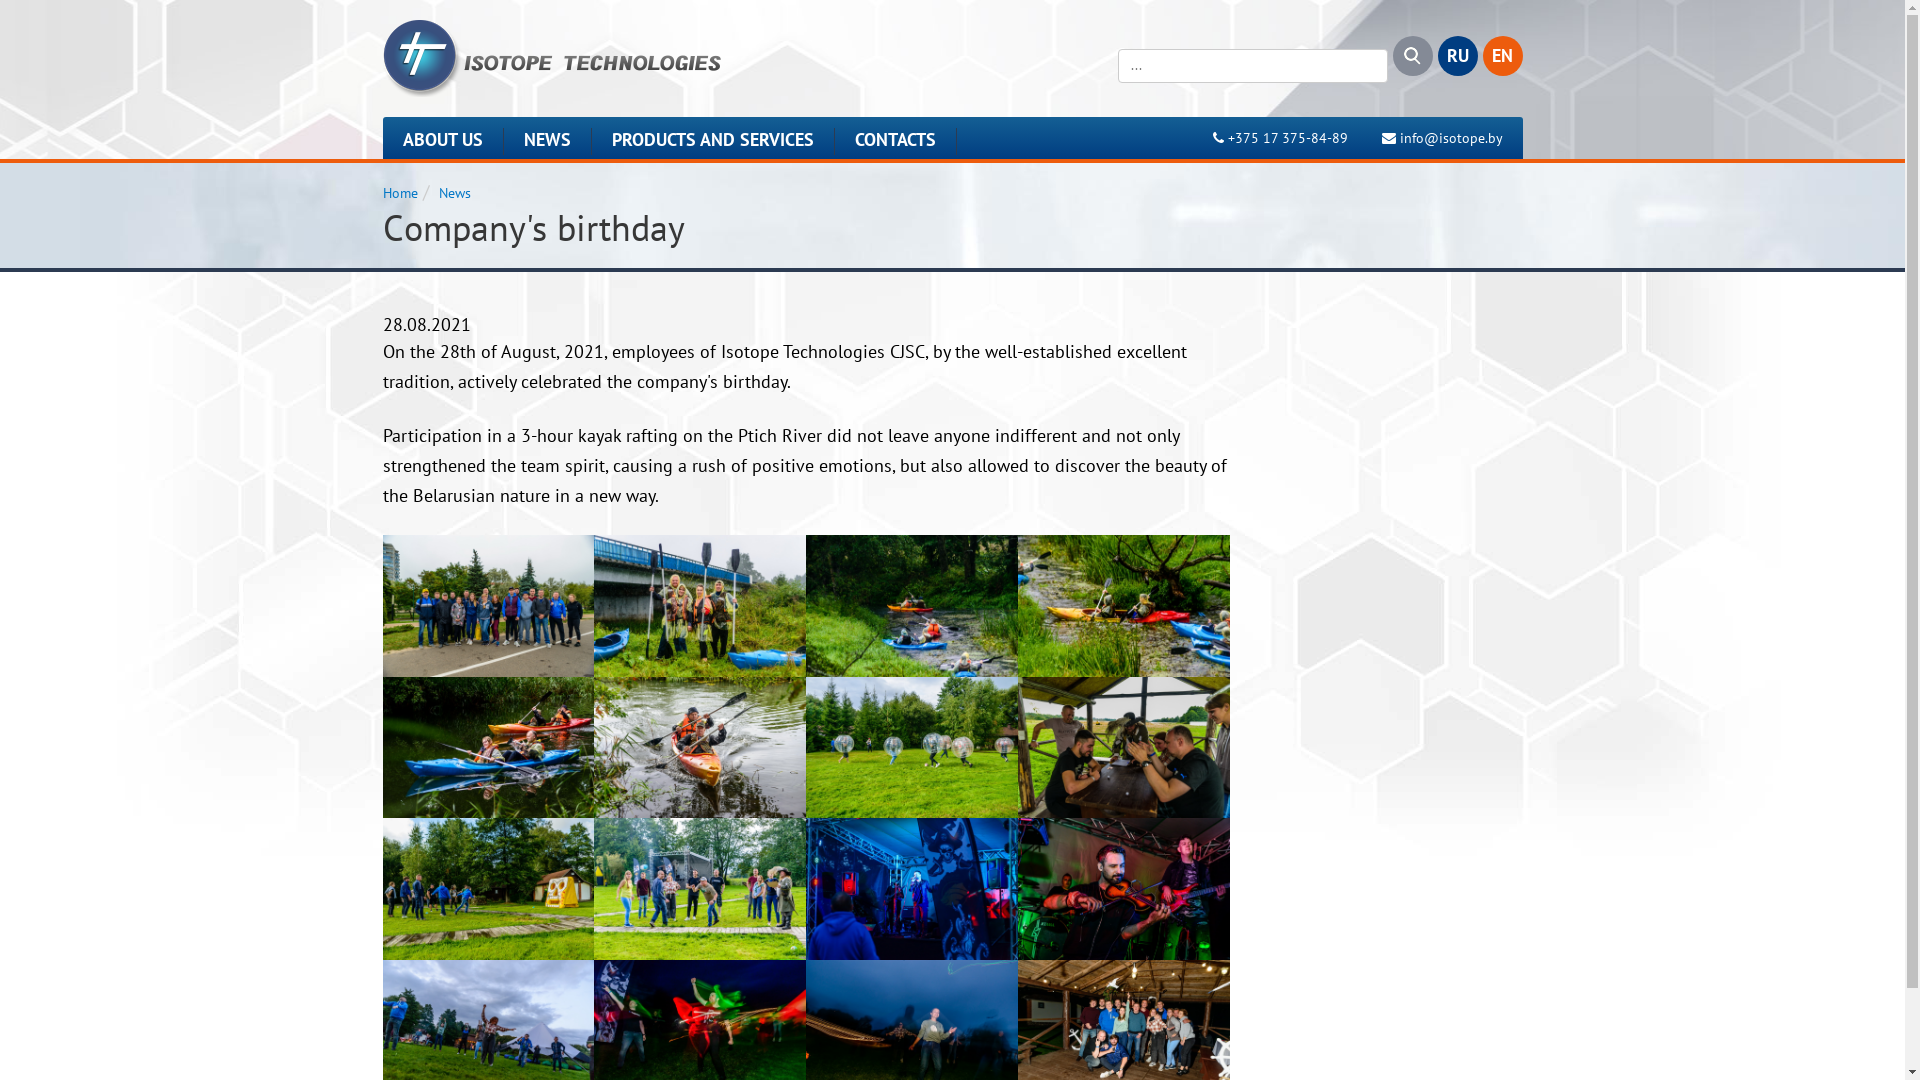 Image resolution: width=1920 pixels, height=1080 pixels. I want to click on 'RU', so click(1458, 55).